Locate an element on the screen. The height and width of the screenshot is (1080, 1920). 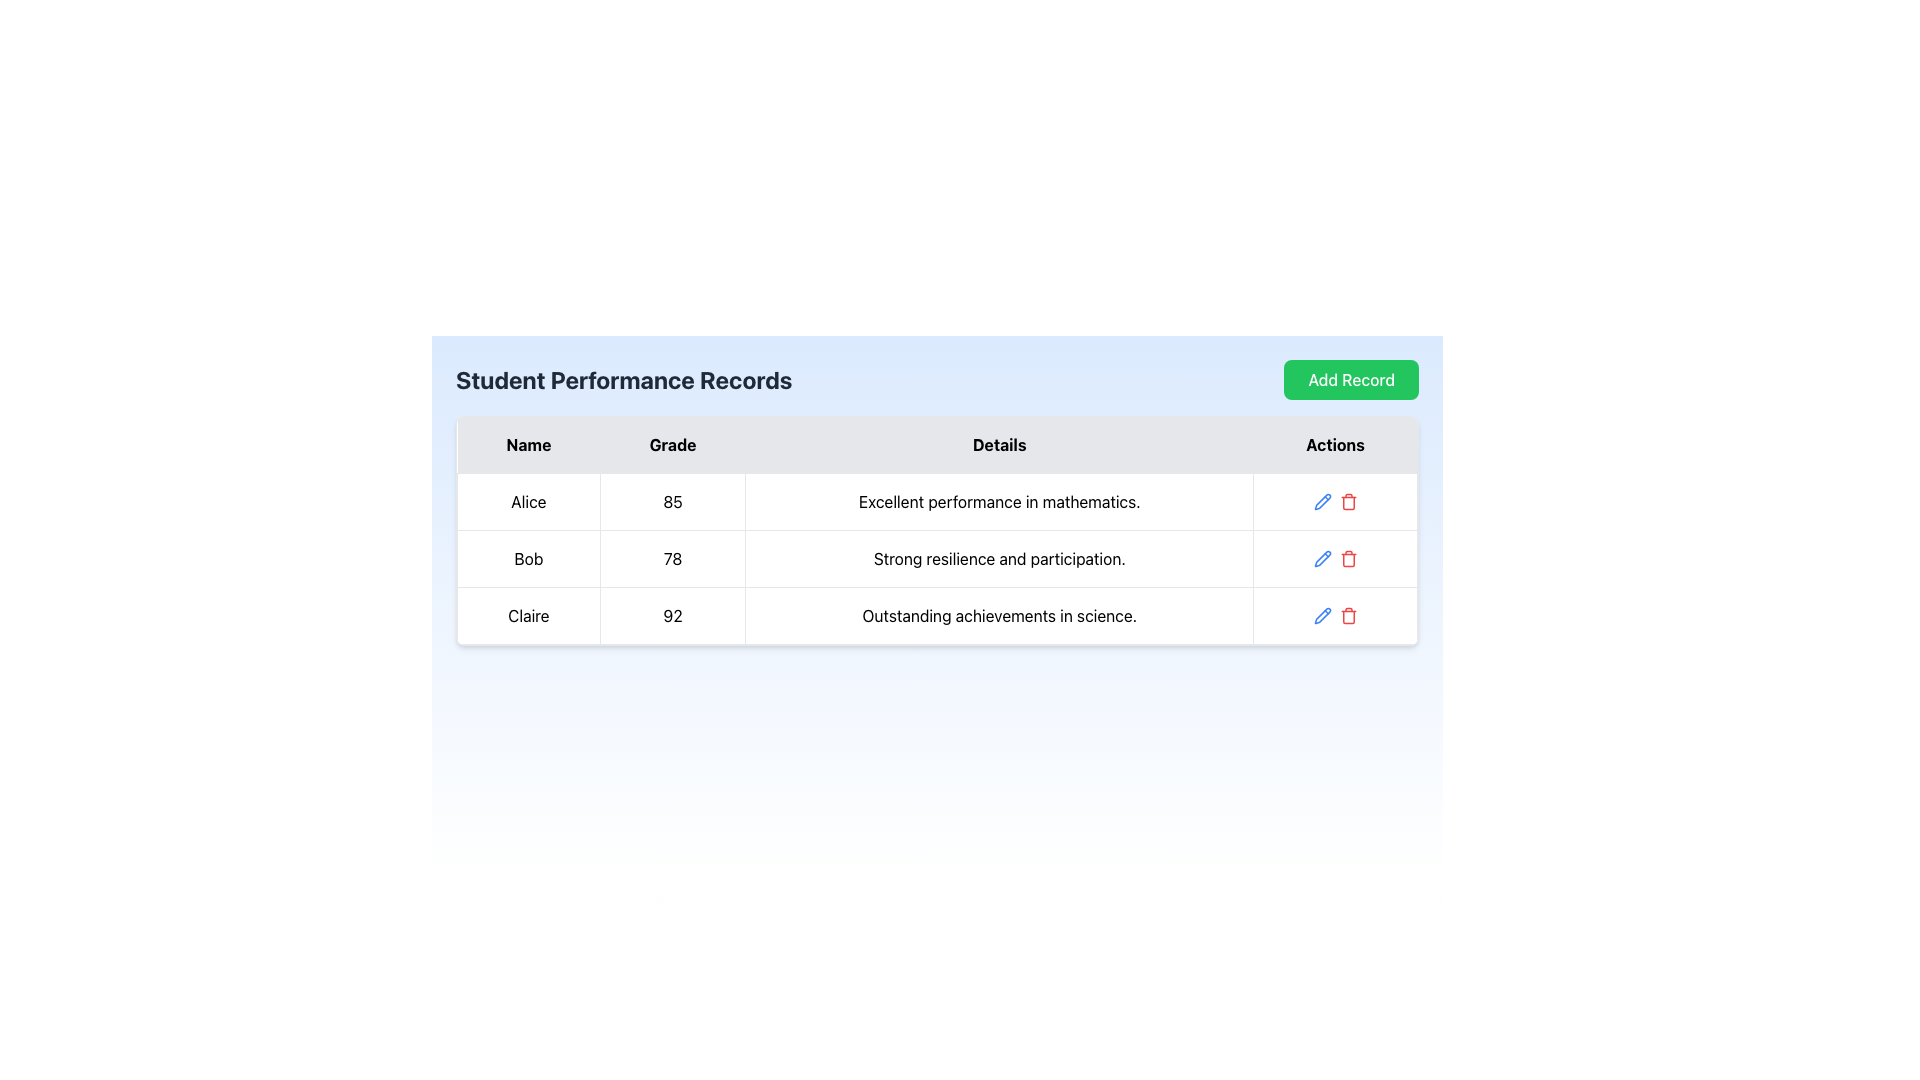
displayed text 'Bob' from the Text Display located in the second row, first column of the 'Student Performance Records' table, which is directly below 'Alice' and above 'Claire' is located at coordinates (528, 559).